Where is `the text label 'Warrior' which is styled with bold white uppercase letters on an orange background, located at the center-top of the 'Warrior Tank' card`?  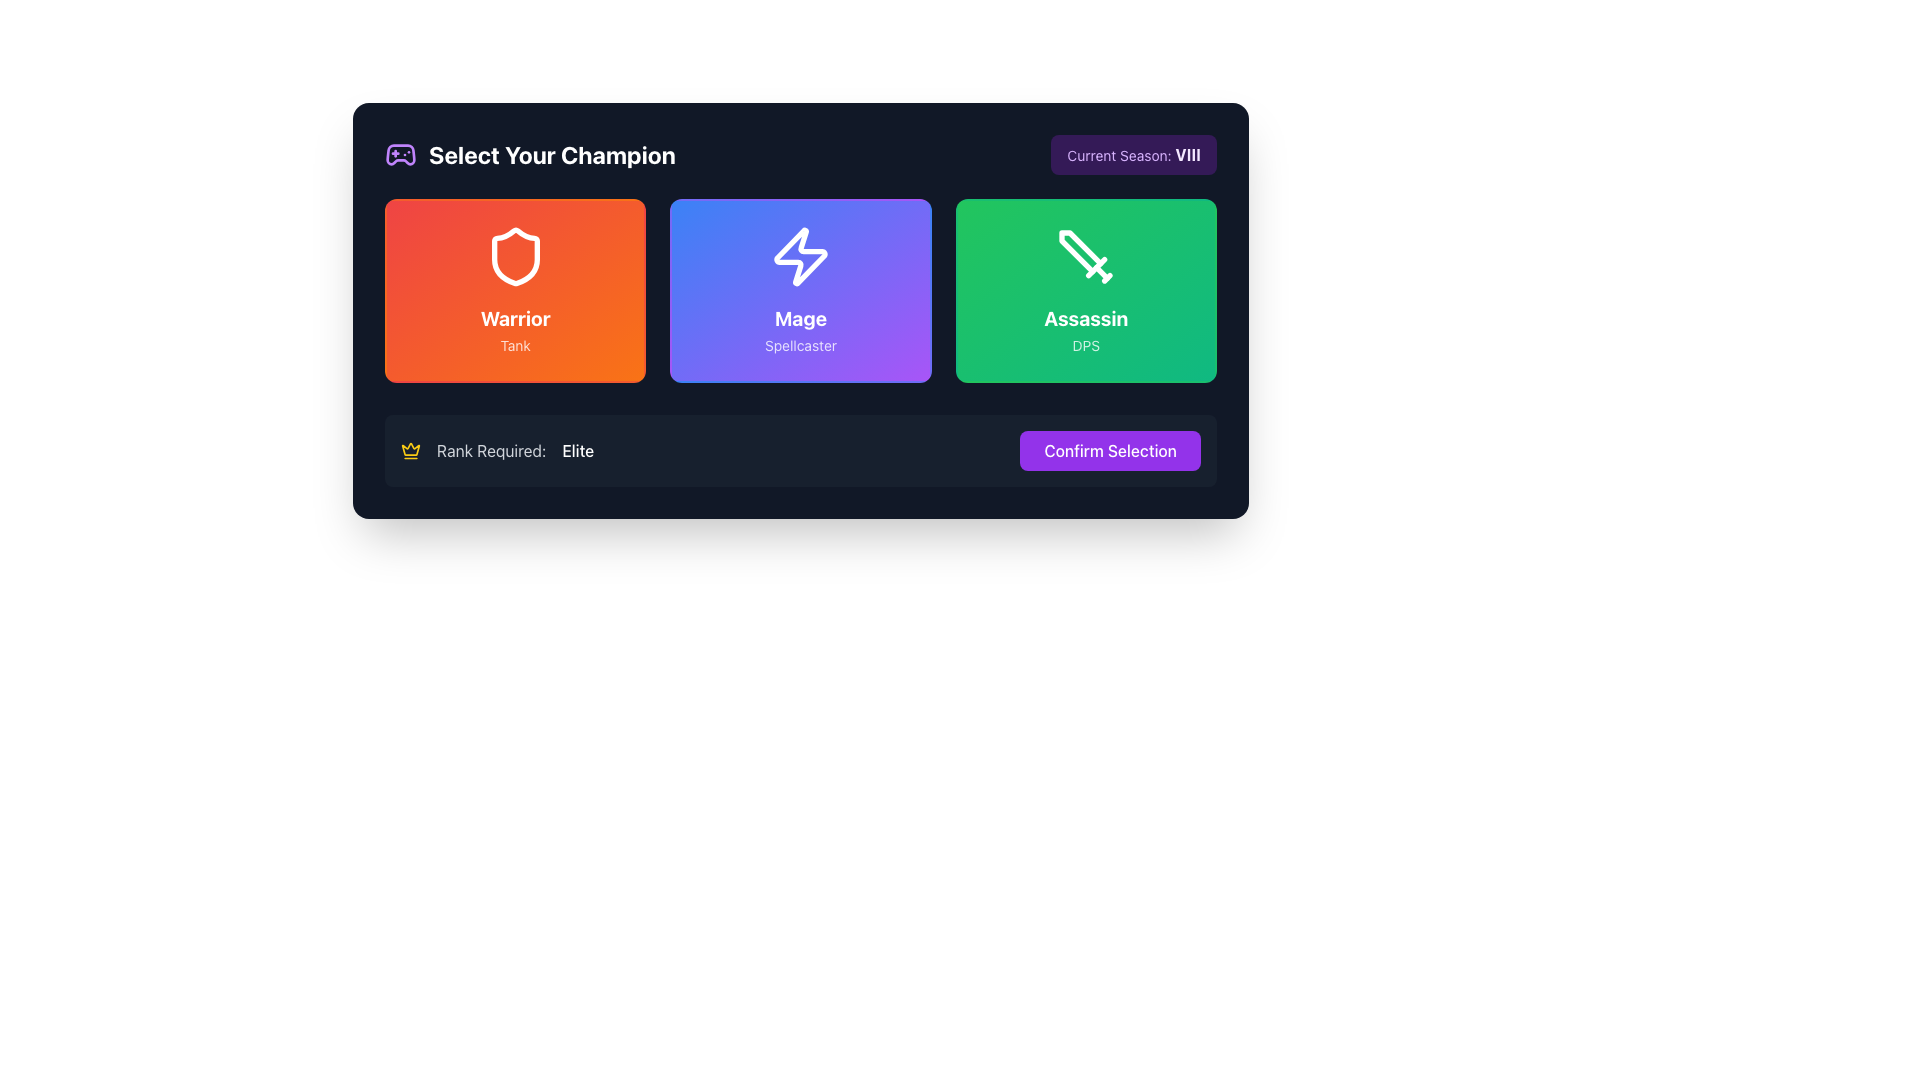 the text label 'Warrior' which is styled with bold white uppercase letters on an orange background, located at the center-top of the 'Warrior Tank' card is located at coordinates (515, 318).